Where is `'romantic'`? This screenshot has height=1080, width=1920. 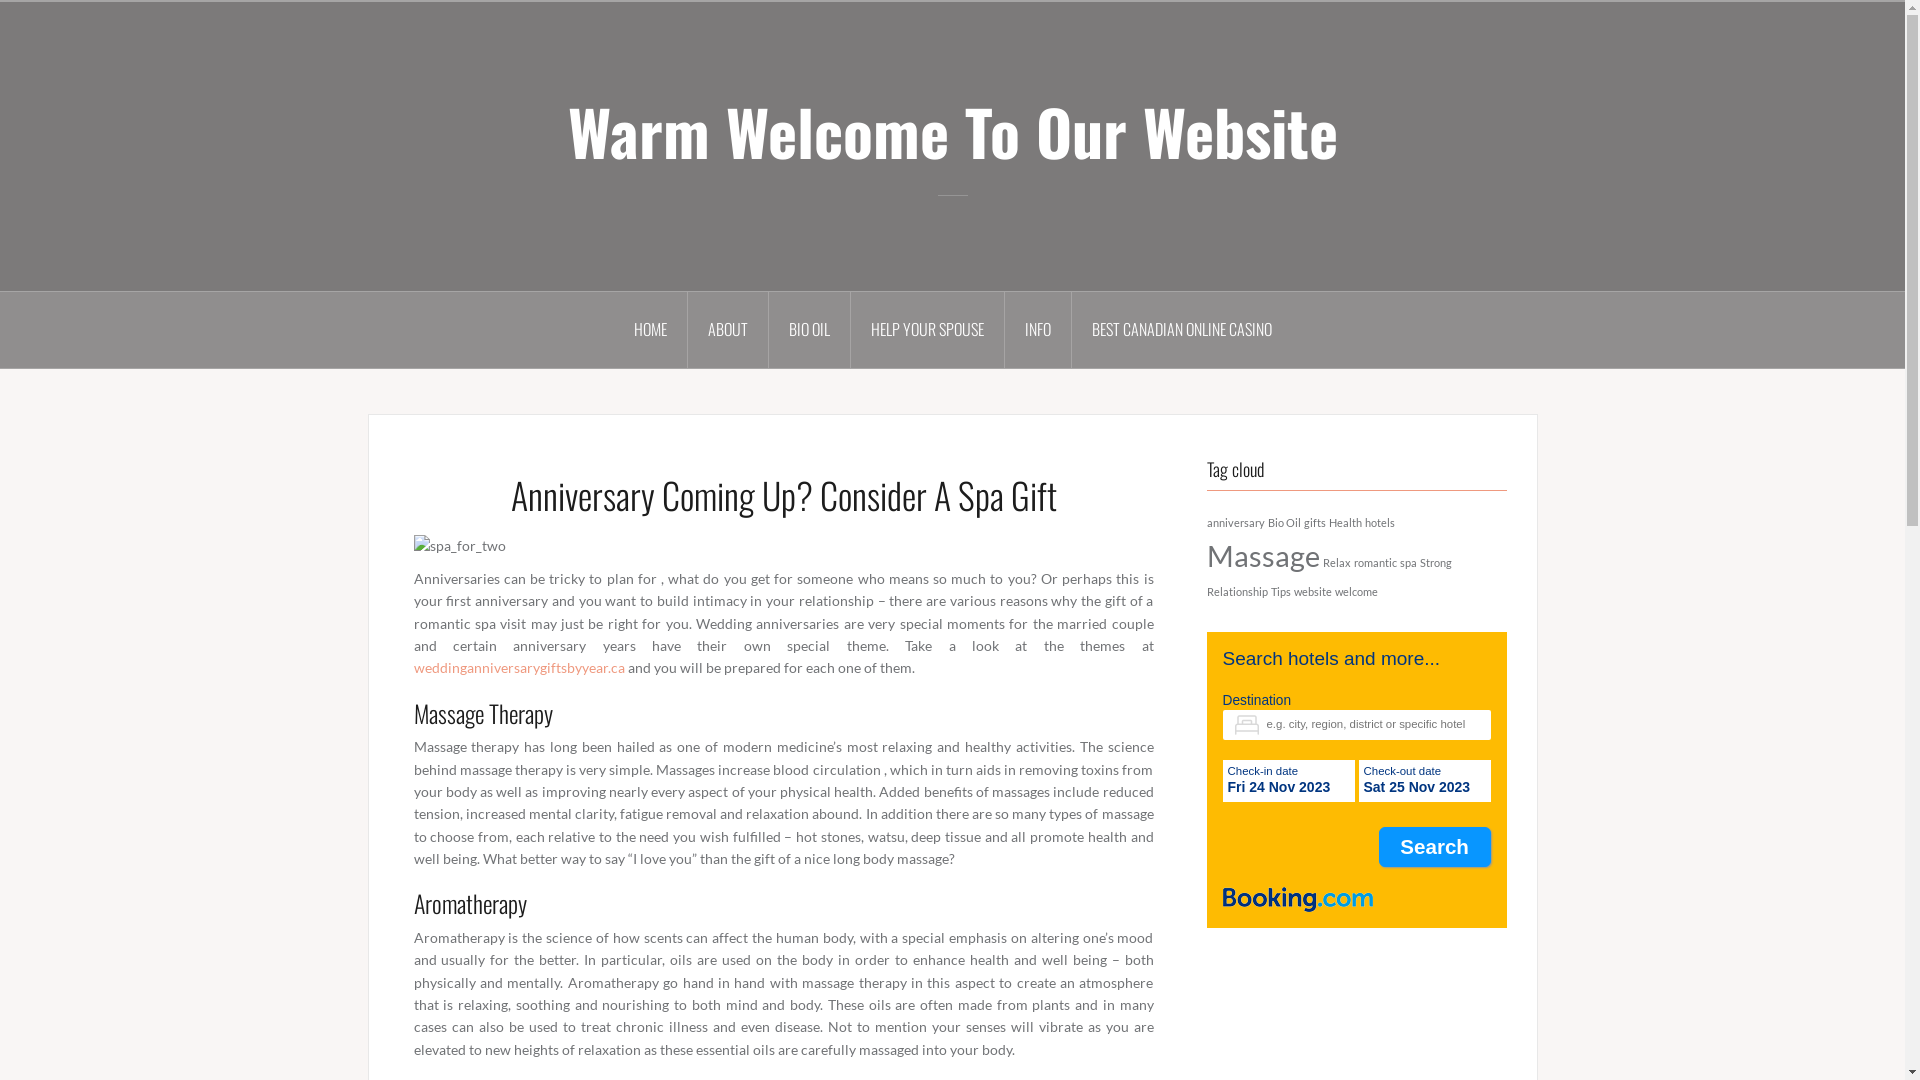
'romantic' is located at coordinates (1374, 562).